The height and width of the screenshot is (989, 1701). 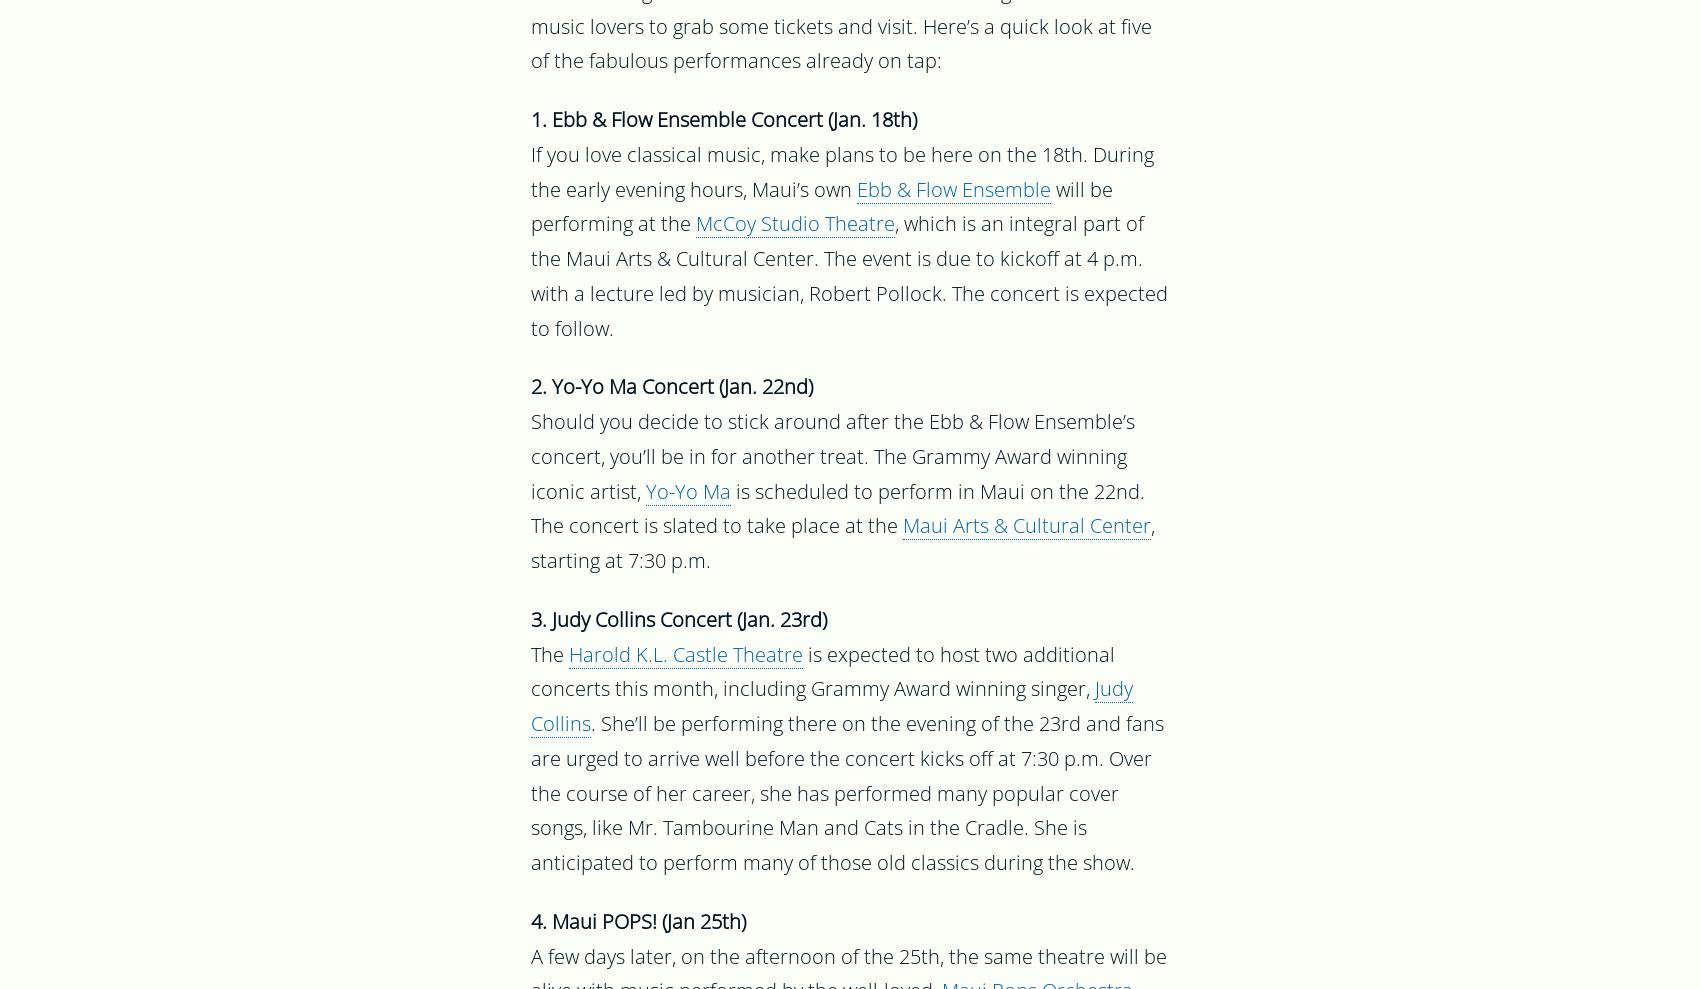 What do you see at coordinates (901, 528) in the screenshot?
I see `'Maui Arts & Cultural Center'` at bounding box center [901, 528].